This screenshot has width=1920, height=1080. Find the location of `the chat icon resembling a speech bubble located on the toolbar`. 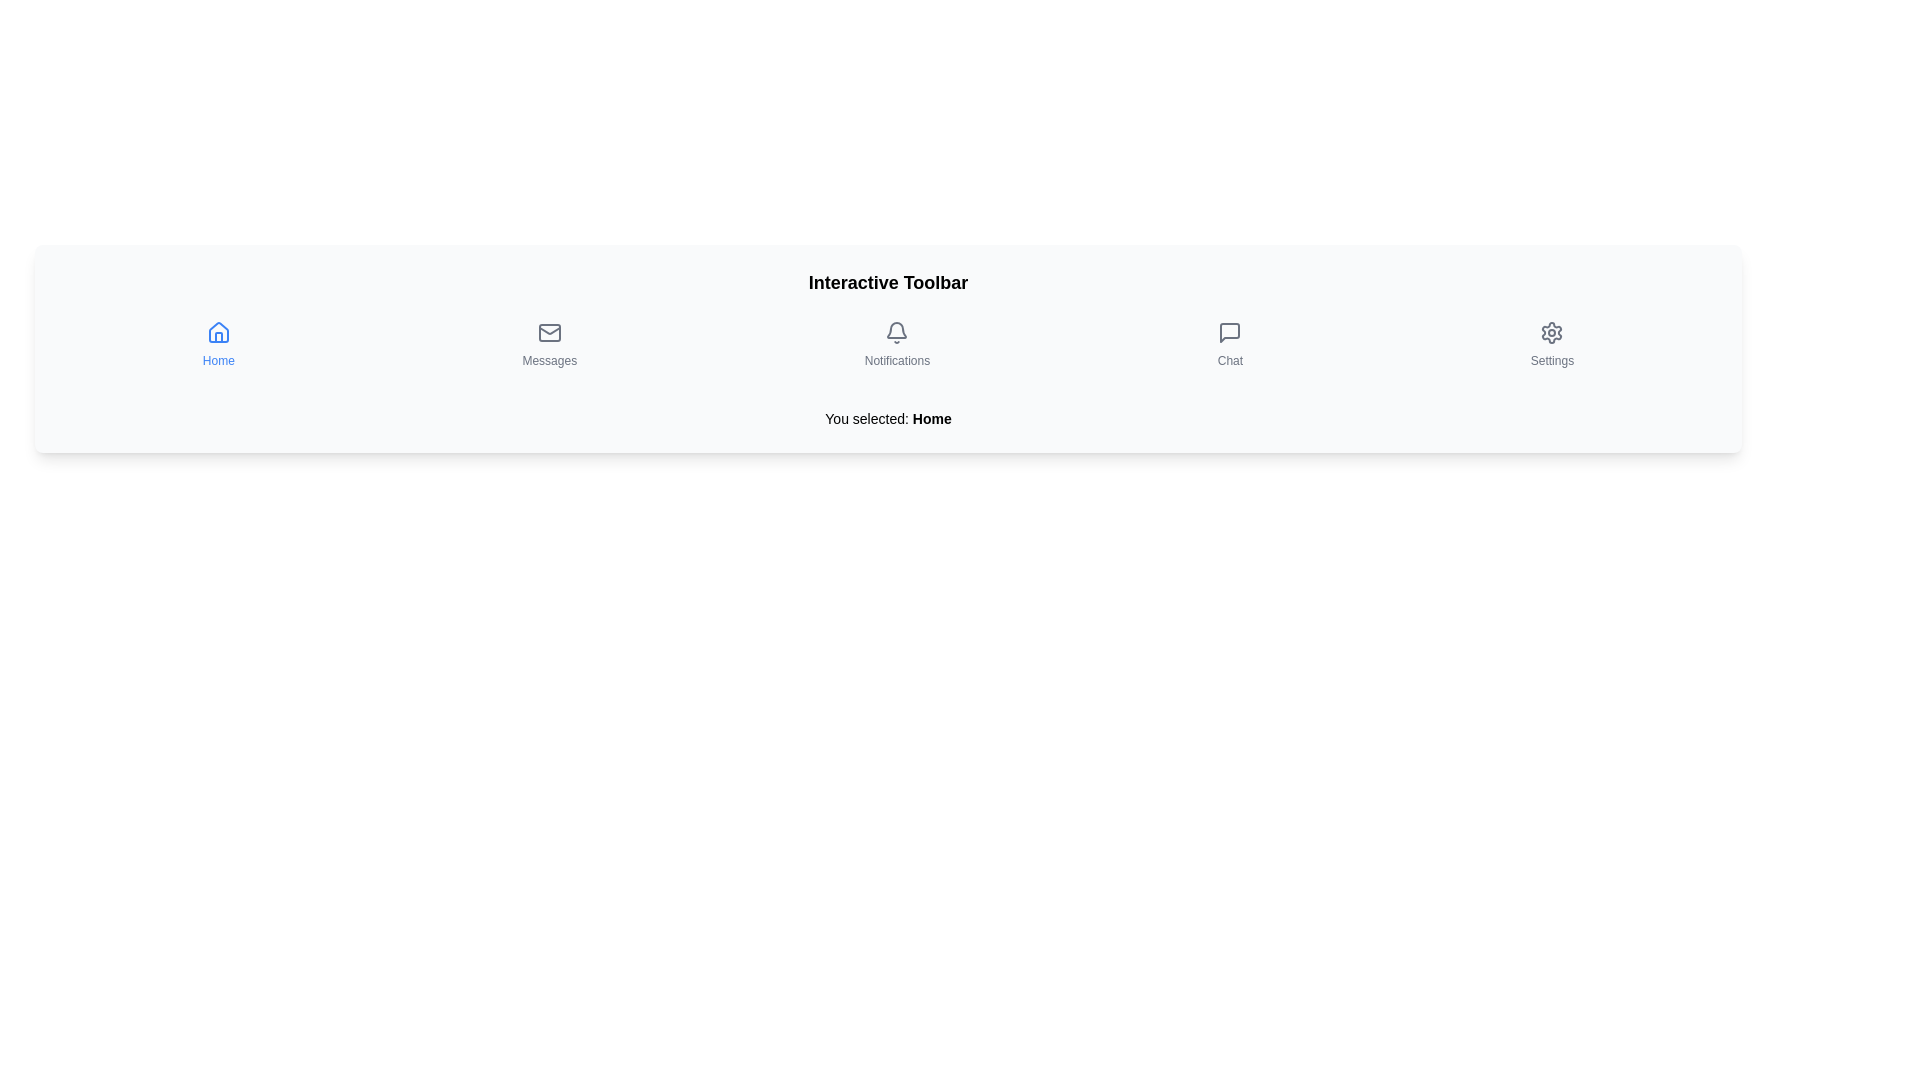

the chat icon resembling a speech bubble located on the toolbar is located at coordinates (1228, 331).